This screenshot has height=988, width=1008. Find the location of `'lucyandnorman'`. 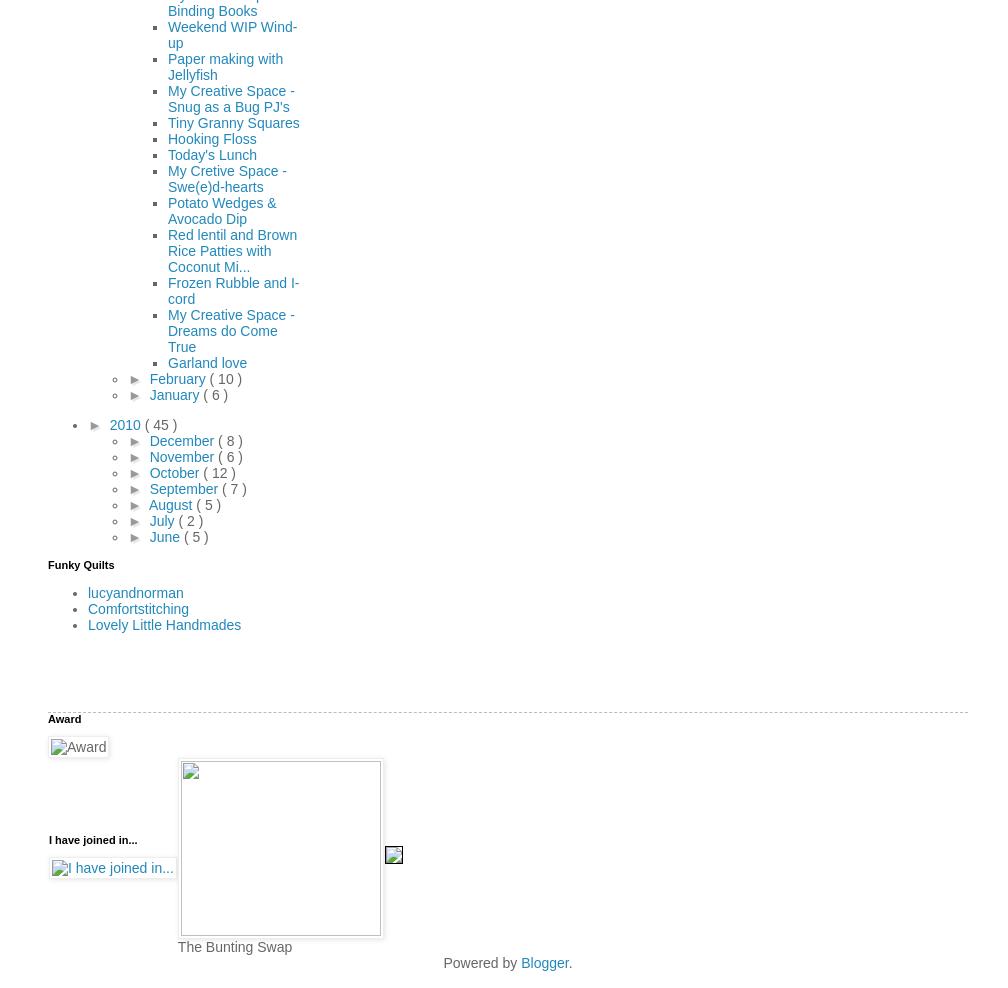

'lucyandnorman' is located at coordinates (135, 592).